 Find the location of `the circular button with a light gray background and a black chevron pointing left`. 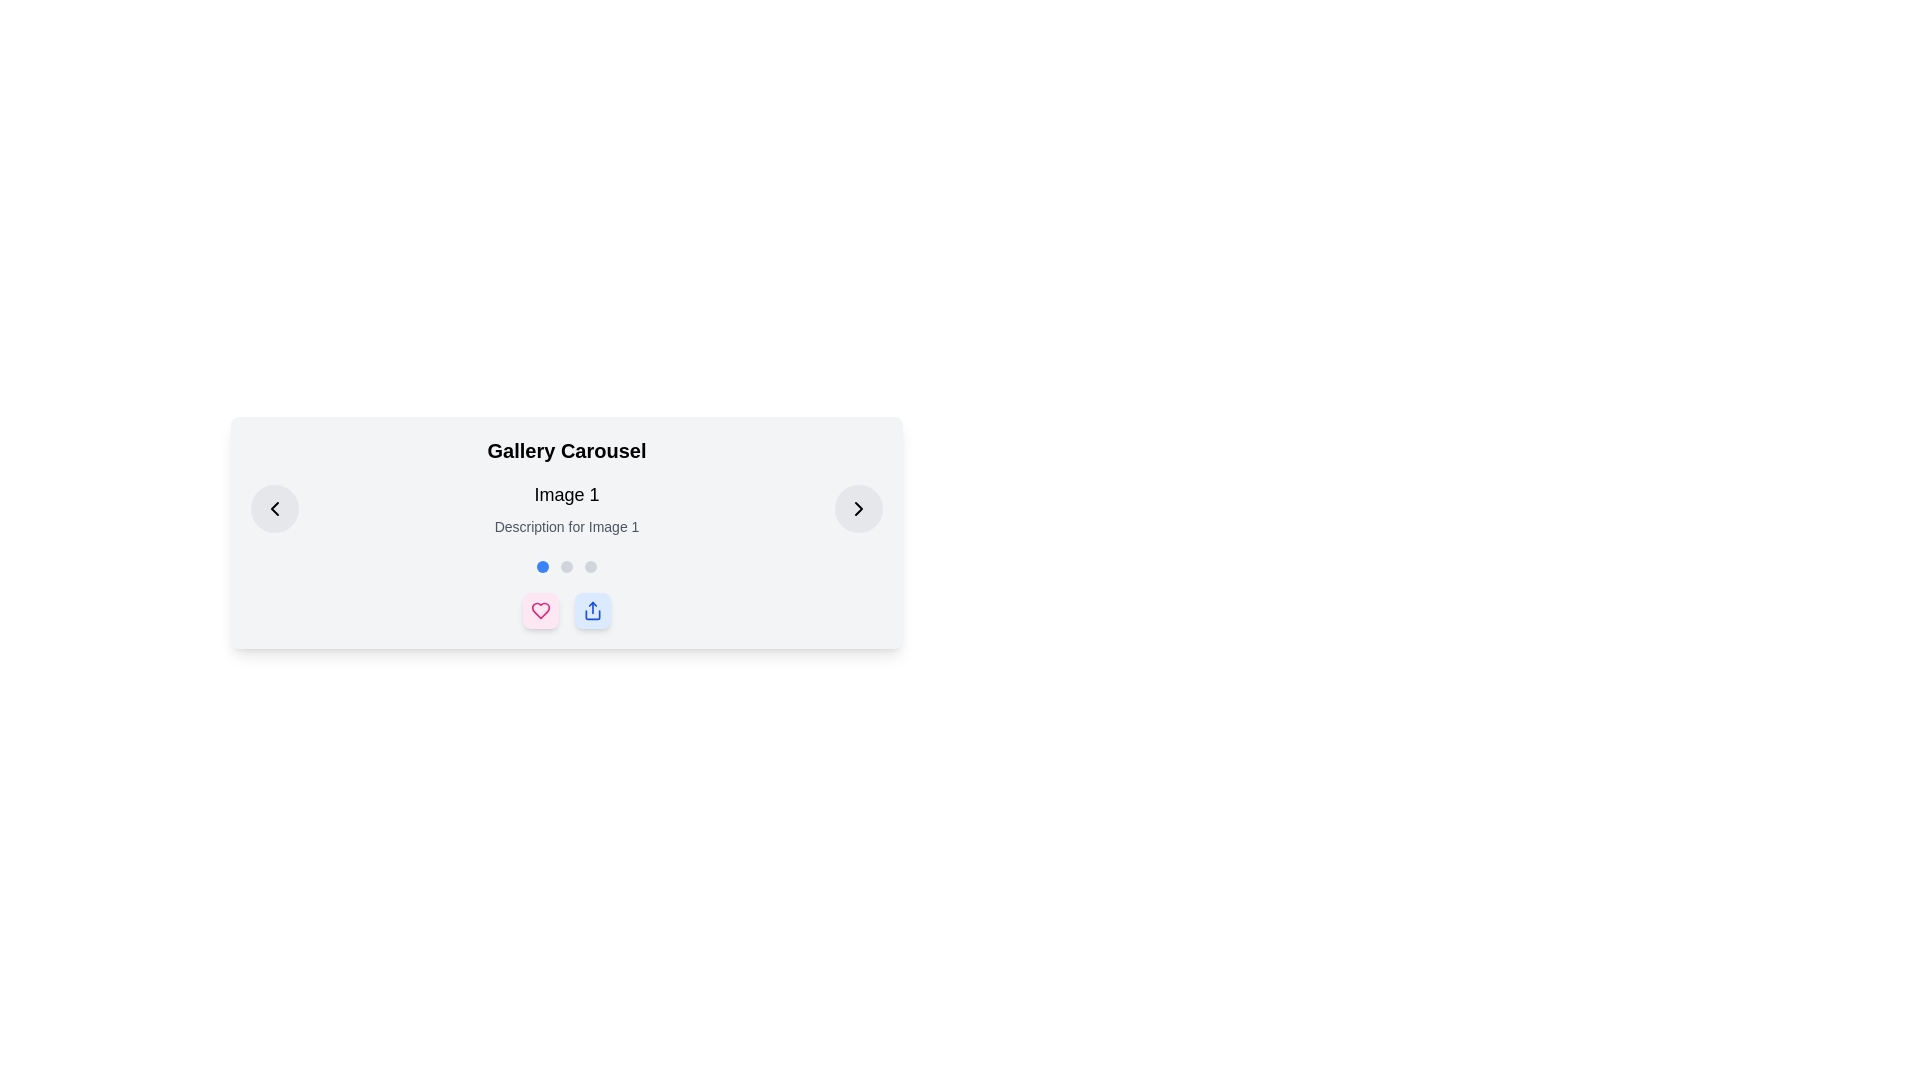

the circular button with a light gray background and a black chevron pointing left is located at coordinates (273, 508).